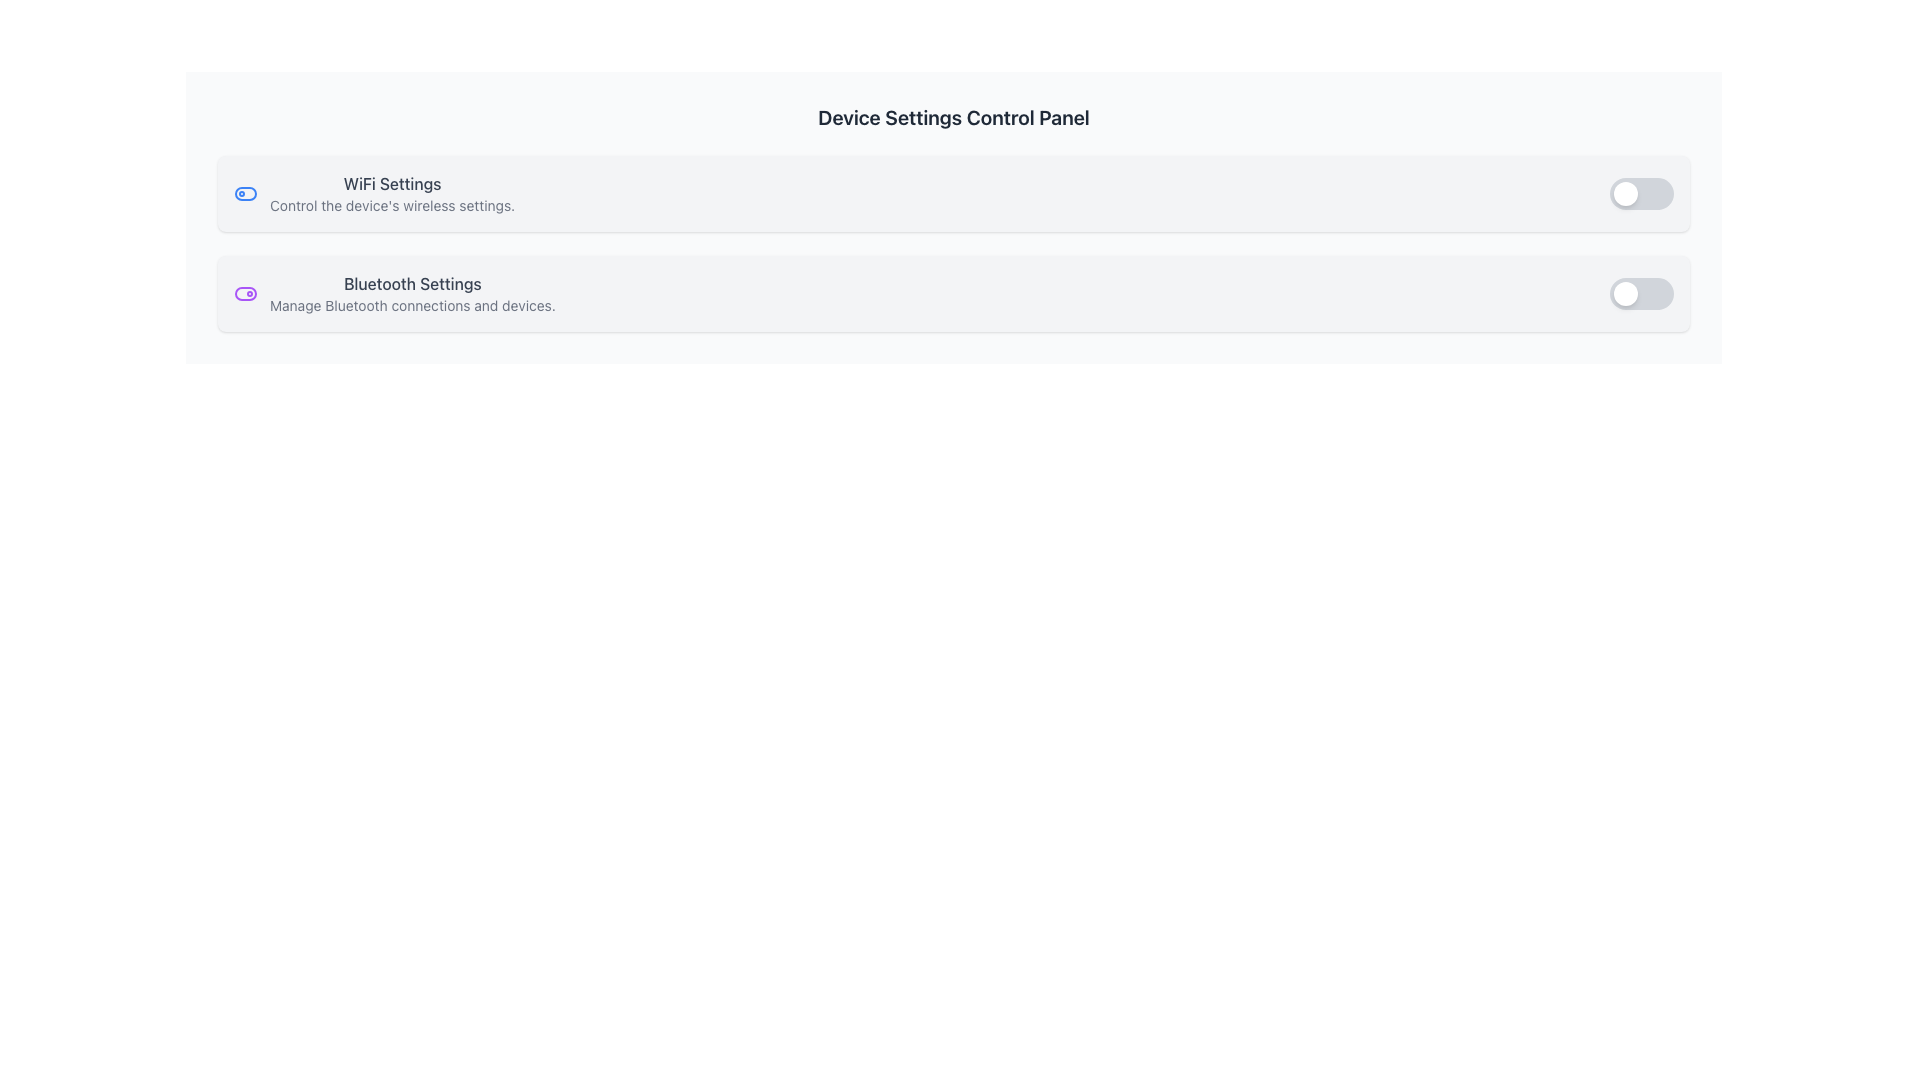  Describe the element at coordinates (953, 293) in the screenshot. I see `the Bluetooth settings toggle switch component, which is the second item` at that location.